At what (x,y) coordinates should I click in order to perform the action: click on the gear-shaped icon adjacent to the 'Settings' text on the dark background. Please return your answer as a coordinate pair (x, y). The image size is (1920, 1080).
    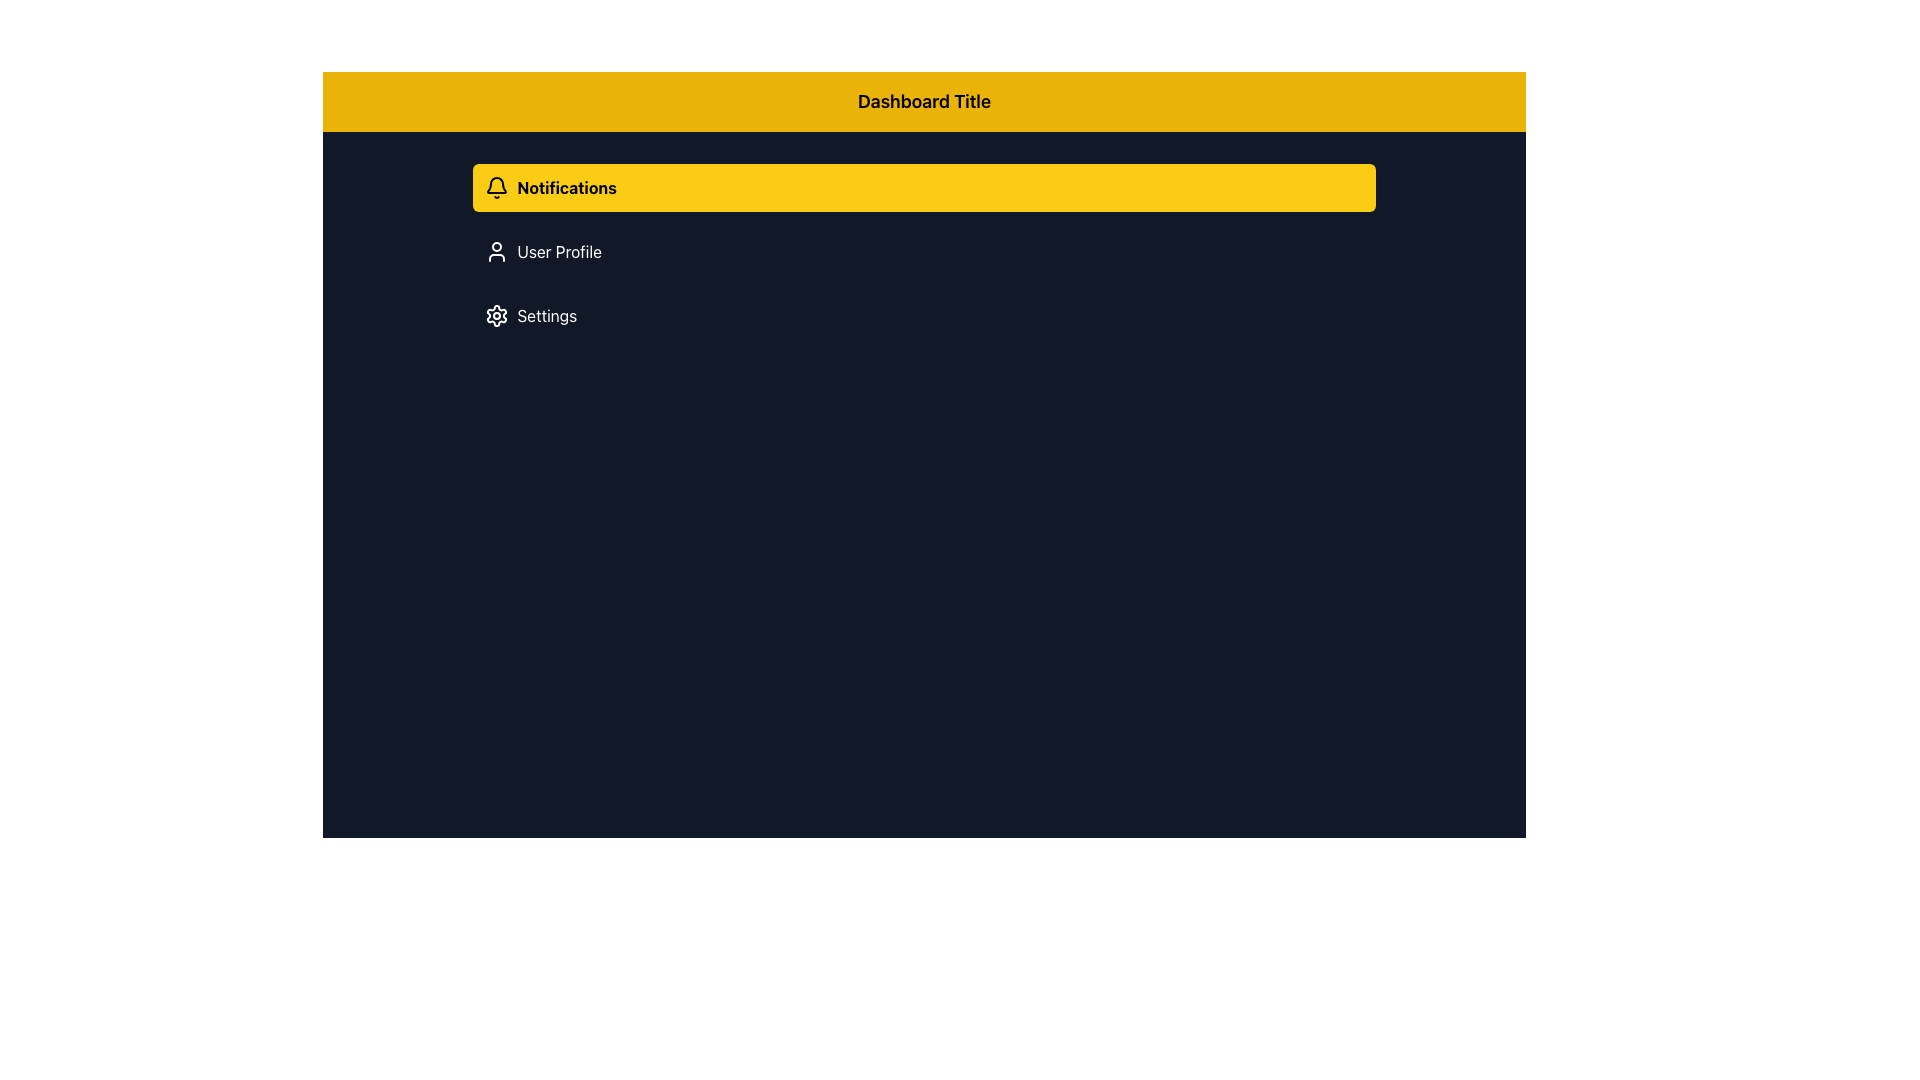
    Looking at the image, I should click on (497, 315).